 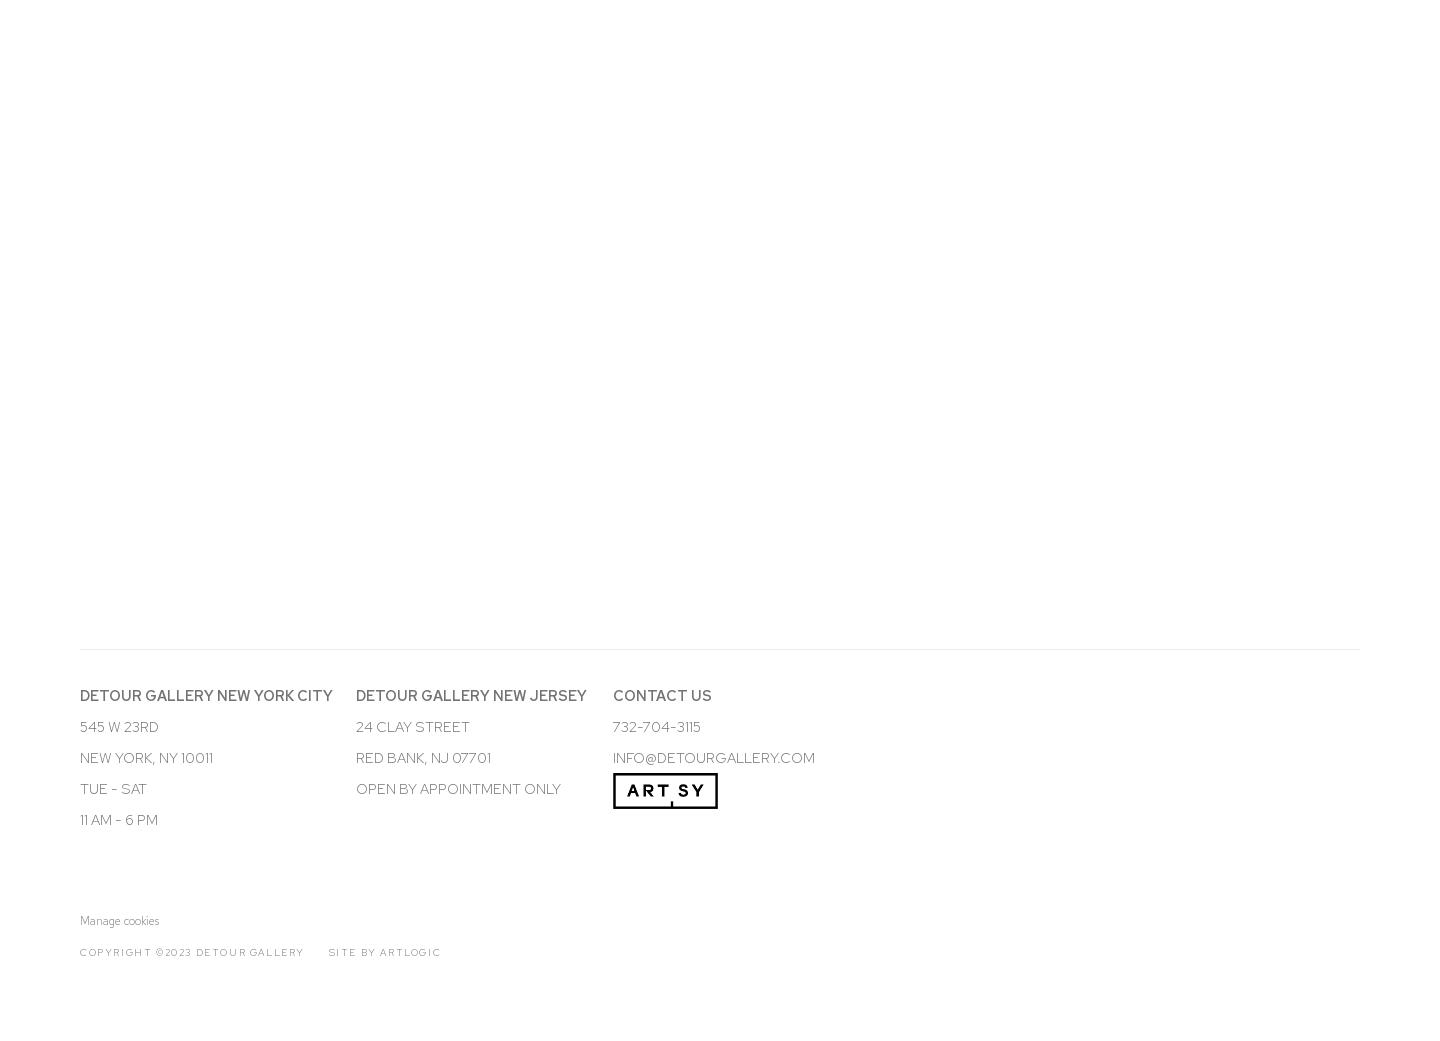 I want to click on 'NEW YORK, NY 10011', so click(x=80, y=756).